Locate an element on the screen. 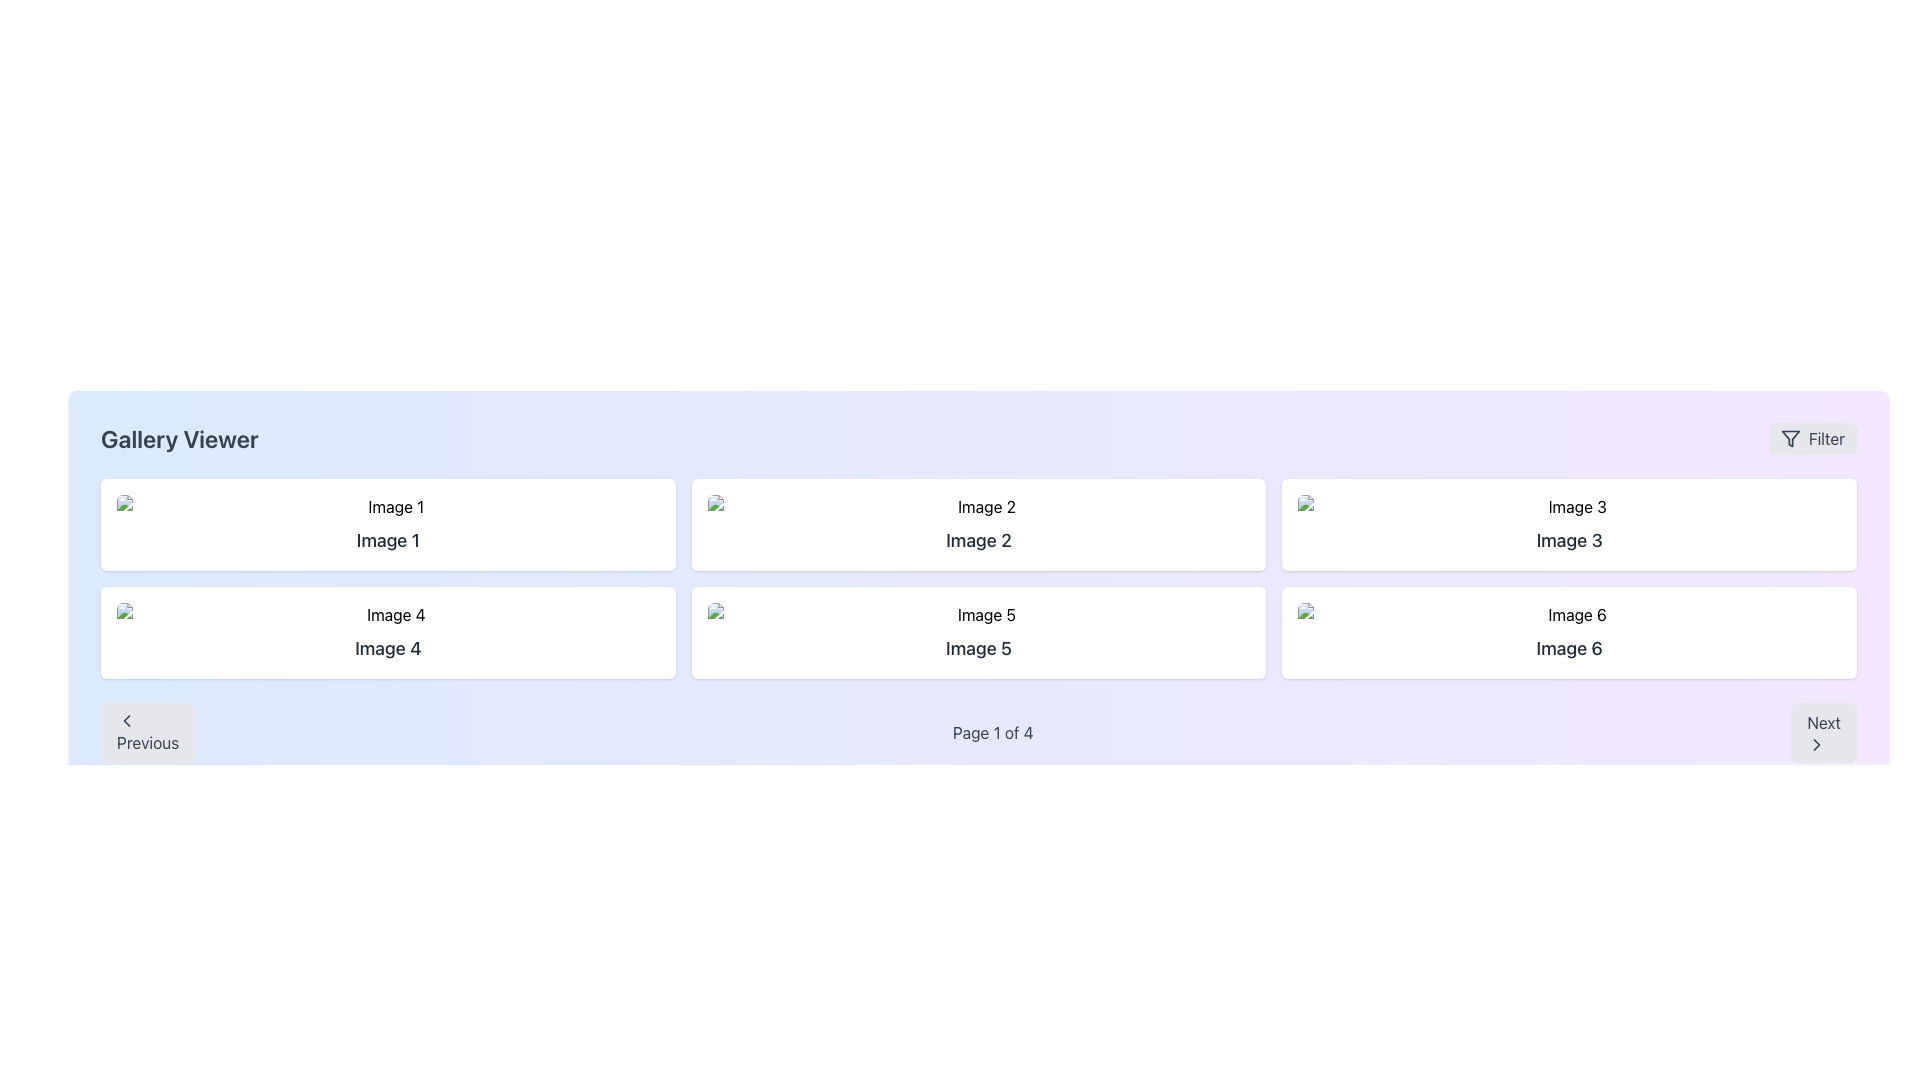  the leftmost image in the second row of the gallery grid is located at coordinates (388, 613).